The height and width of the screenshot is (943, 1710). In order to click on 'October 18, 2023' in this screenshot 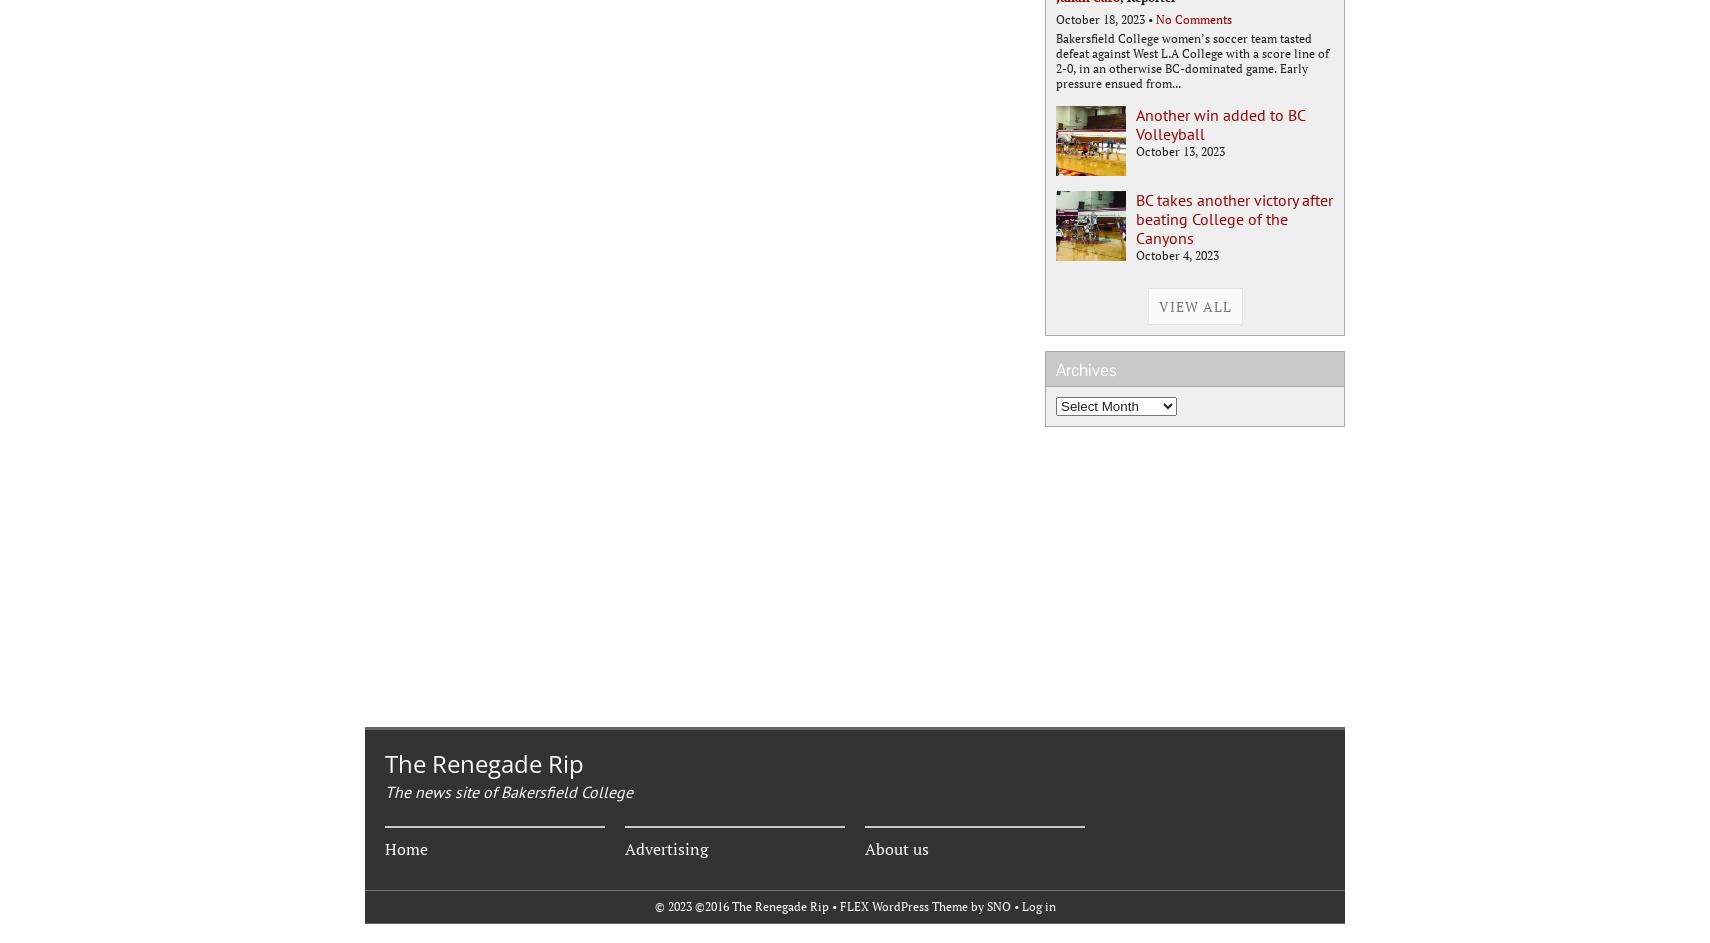, I will do `click(1099, 18)`.